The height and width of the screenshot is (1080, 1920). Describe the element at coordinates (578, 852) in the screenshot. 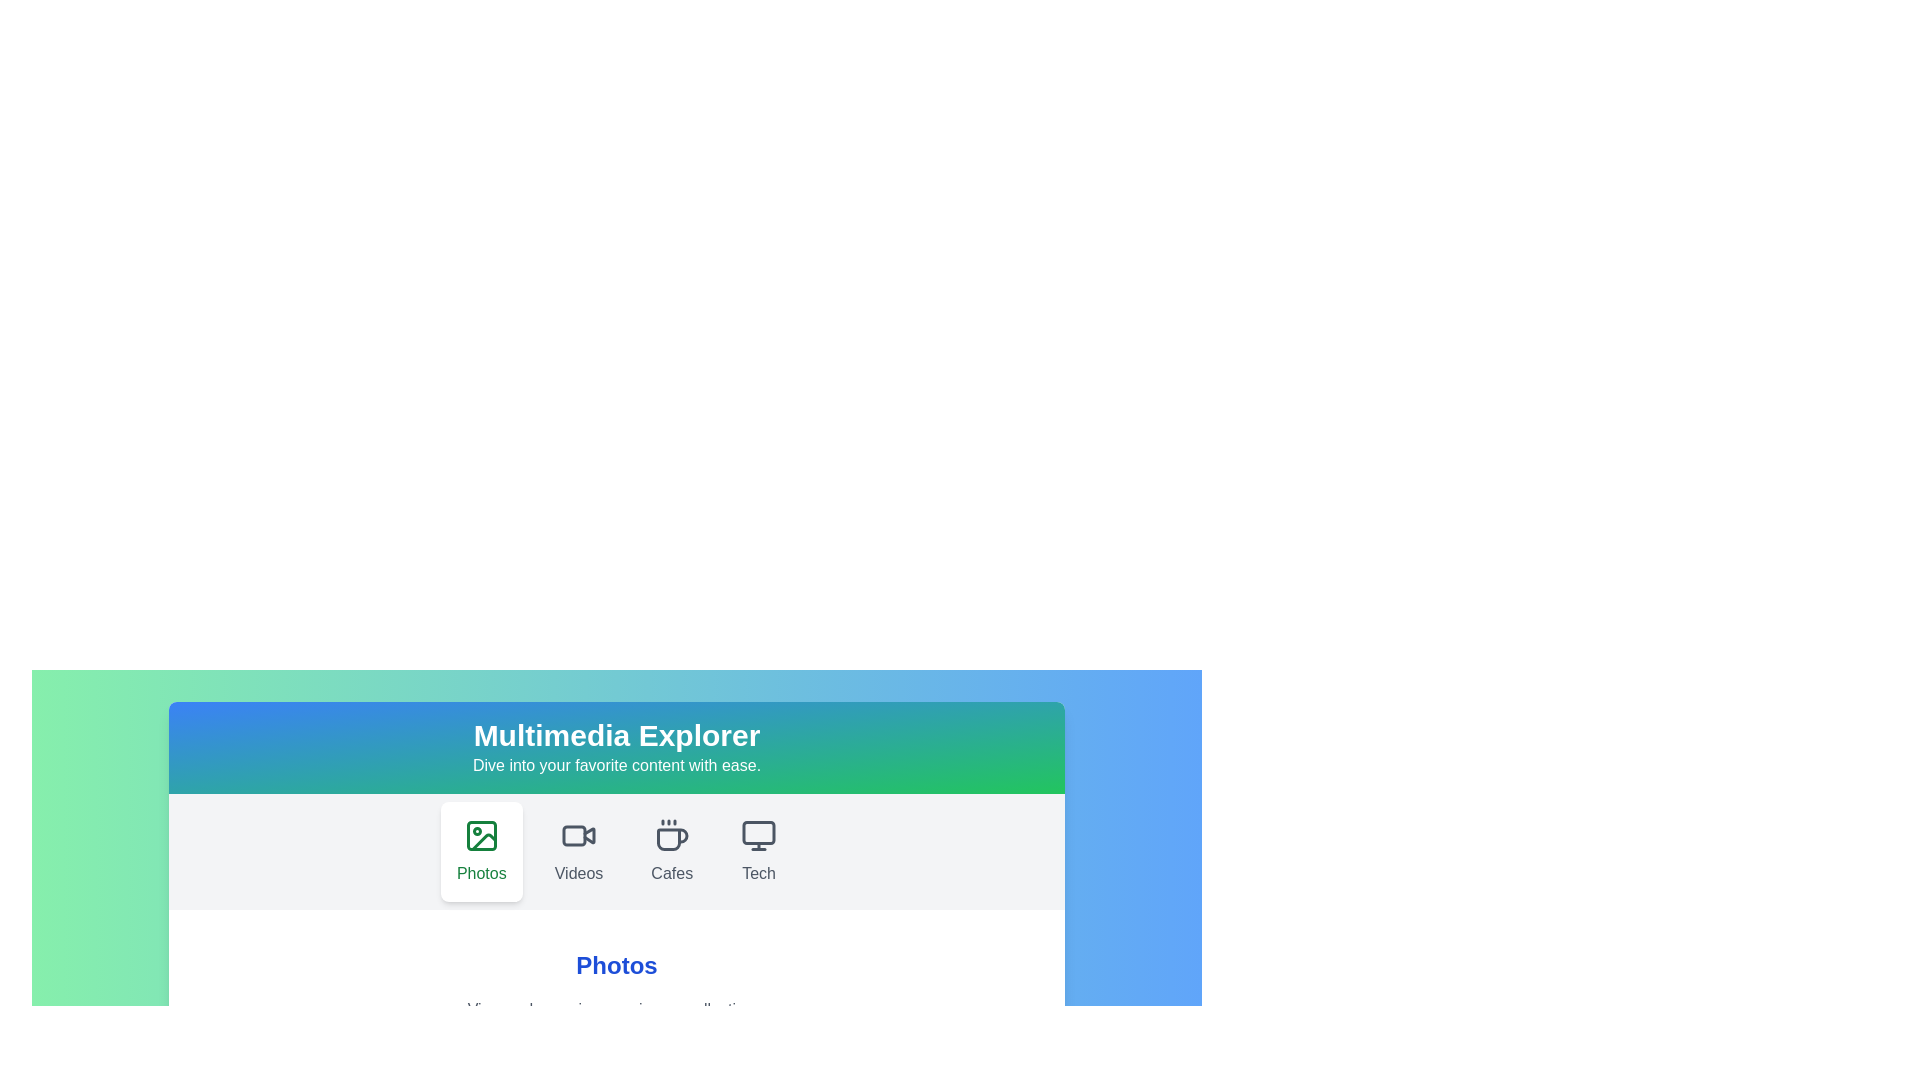

I see `the tab titled 'Videos' and its associated icon` at that location.